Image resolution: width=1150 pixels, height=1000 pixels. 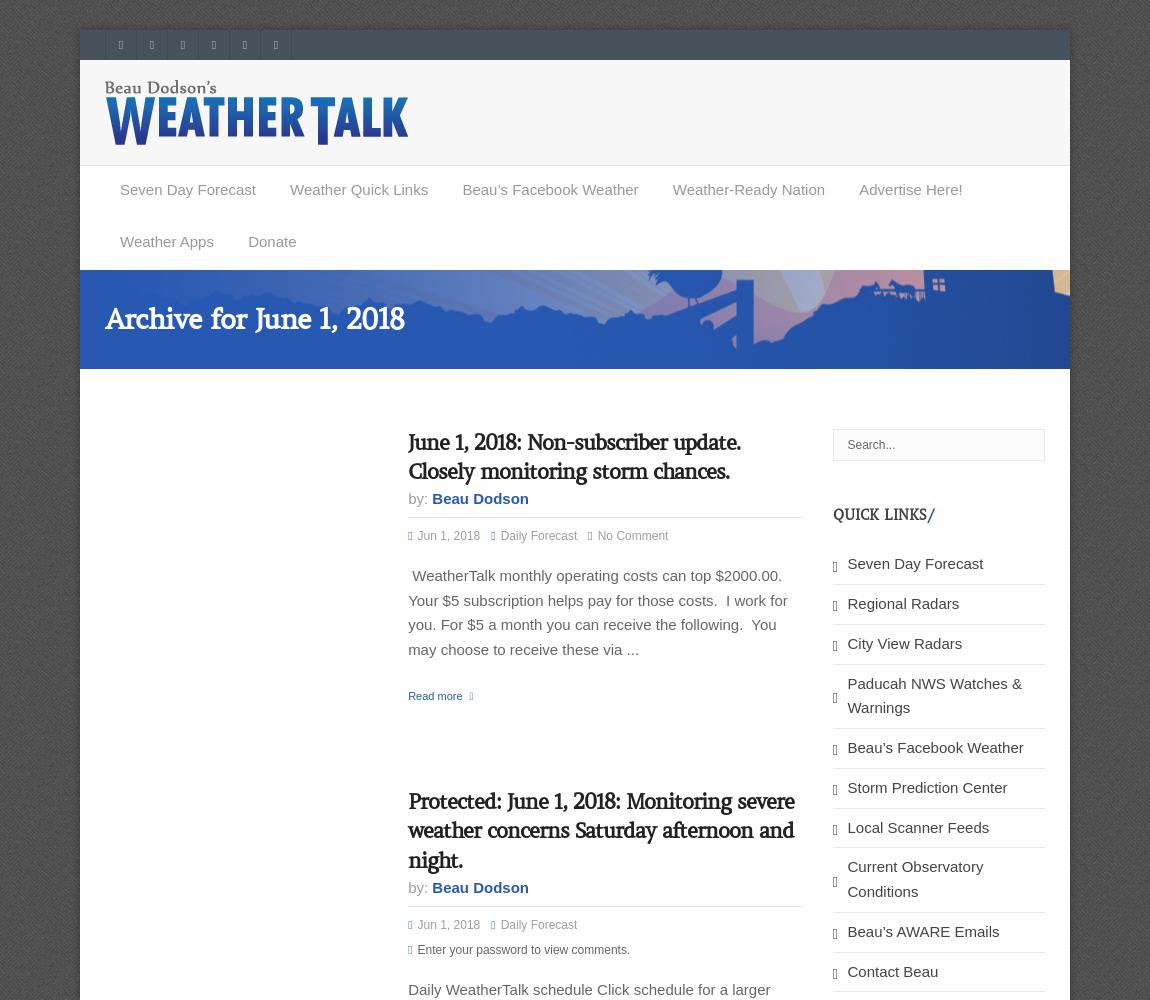 I want to click on 'Protected: June 1, 2018:  Monitoring severe weather concerns Saturday afternoon and night.', so click(x=599, y=829).